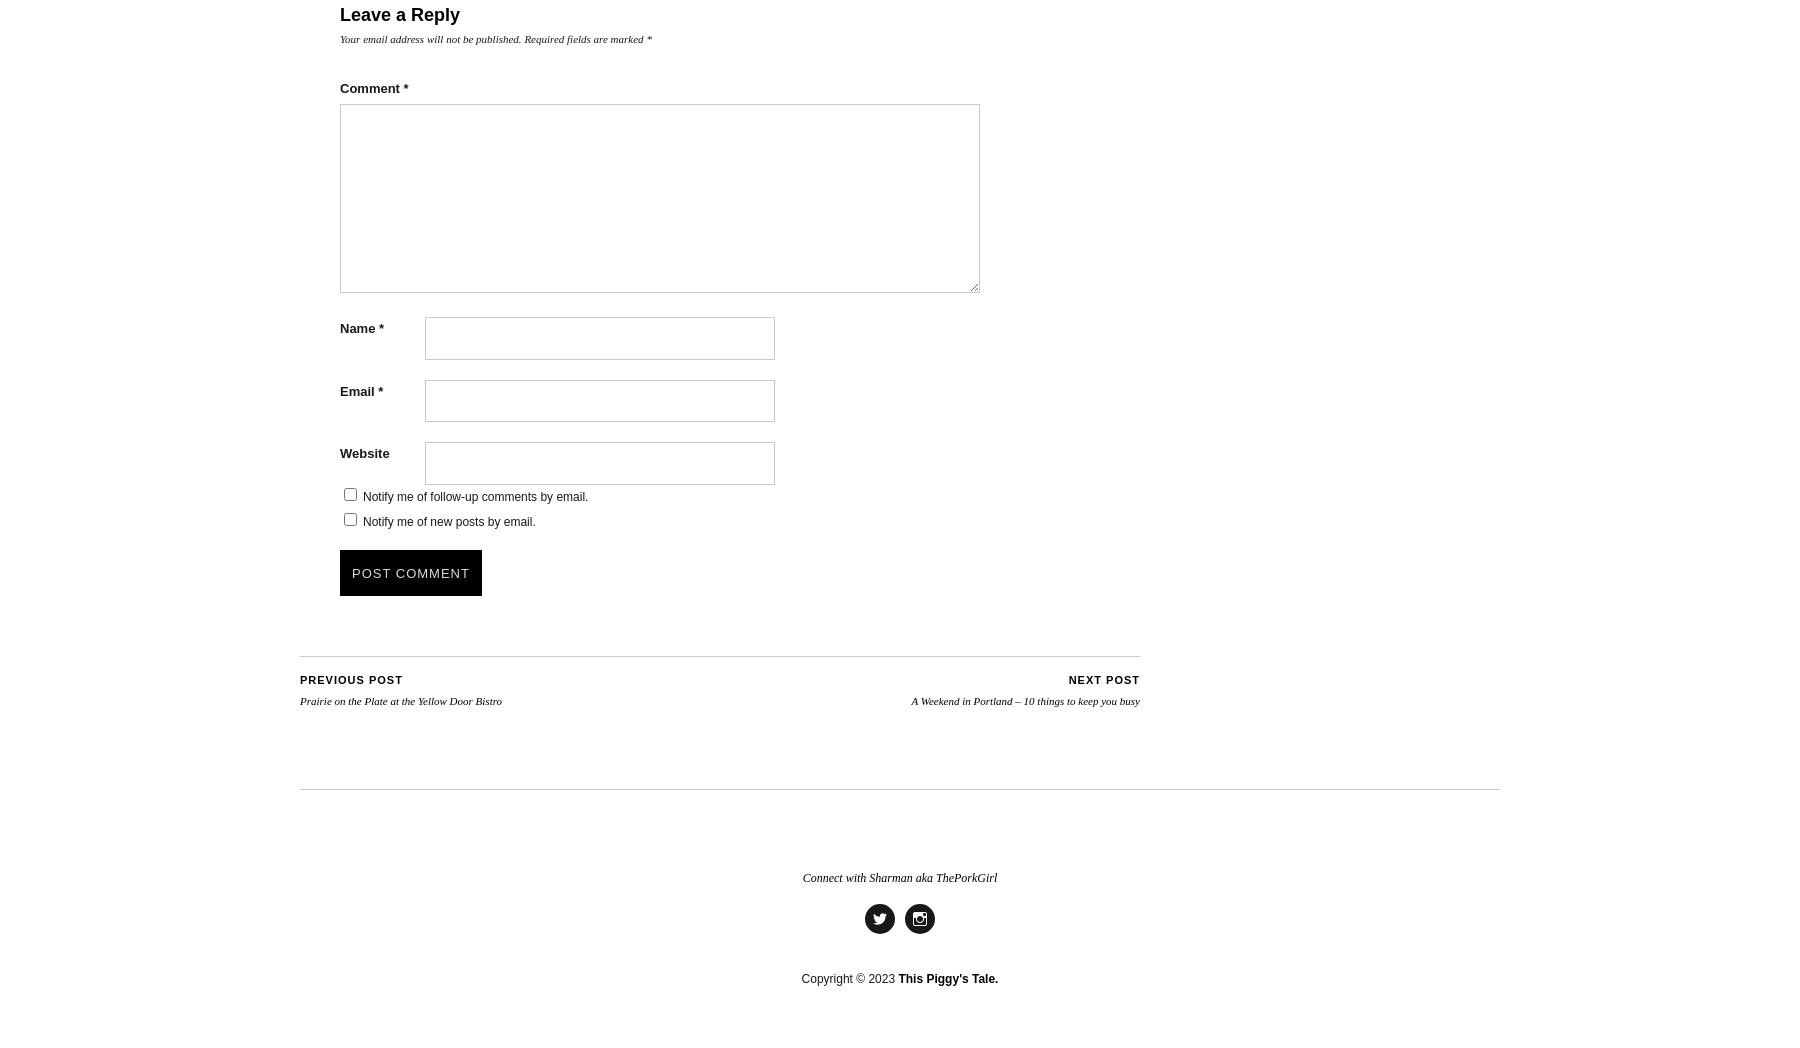 This screenshot has width=1800, height=1048. Describe the element at coordinates (359, 327) in the screenshot. I see `'Name'` at that location.